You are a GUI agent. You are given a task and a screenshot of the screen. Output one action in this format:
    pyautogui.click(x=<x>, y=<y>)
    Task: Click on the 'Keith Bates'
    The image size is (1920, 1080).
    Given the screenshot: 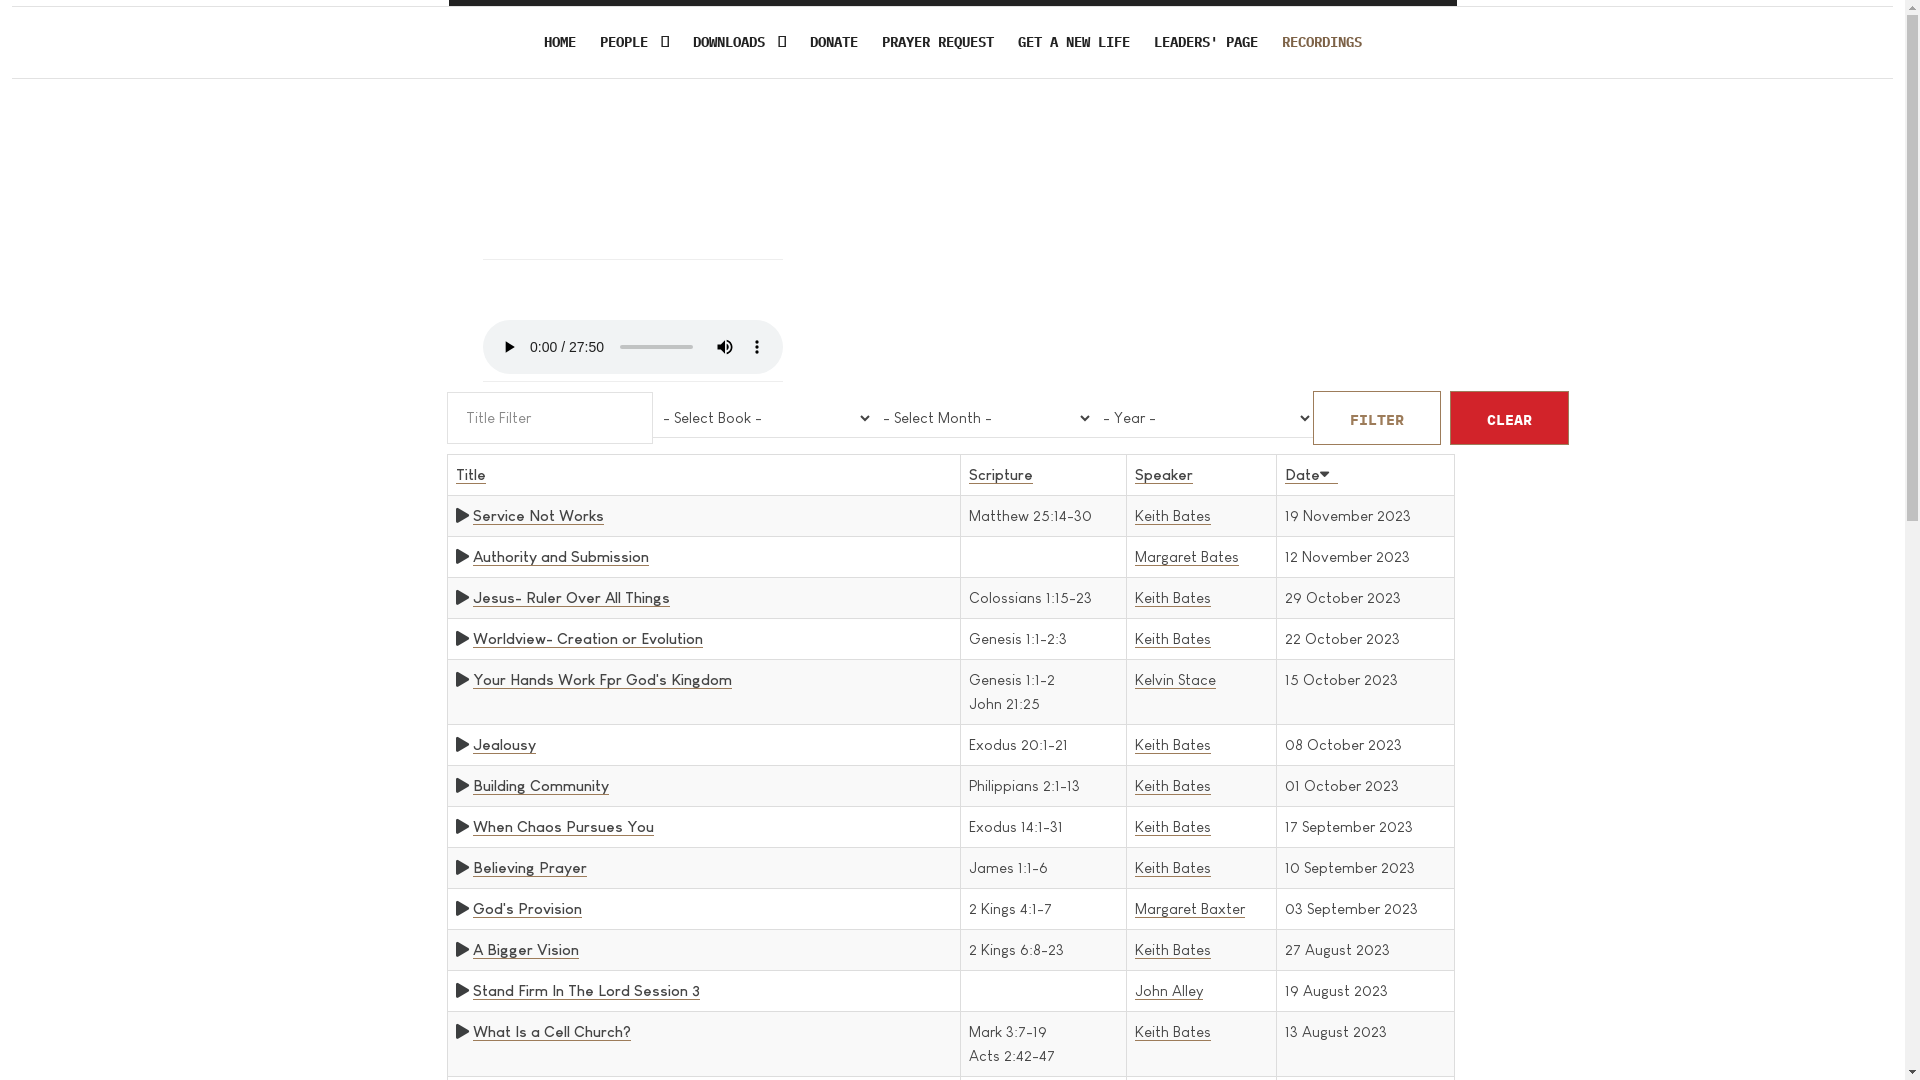 What is the action you would take?
    pyautogui.click(x=1172, y=1032)
    